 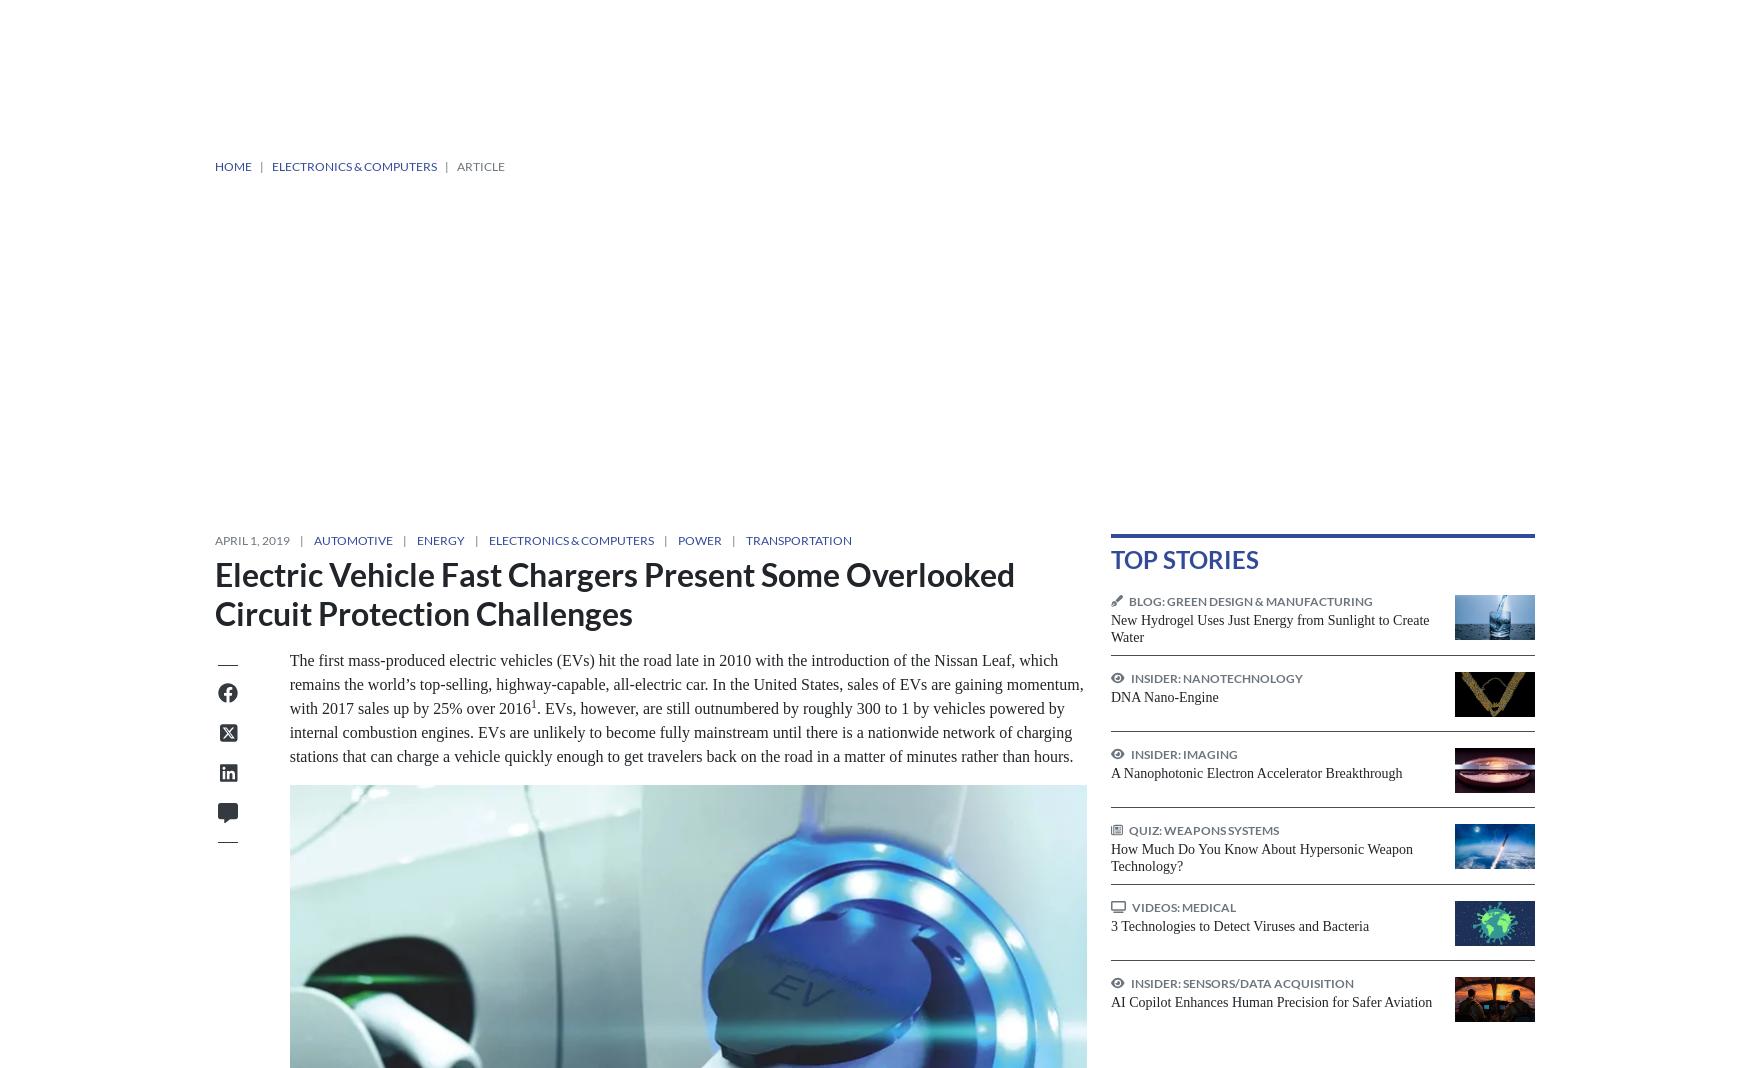 I want to click on 'New SAE Wireless Charging Standard is EV Game-Changer', so click(x=417, y=923).